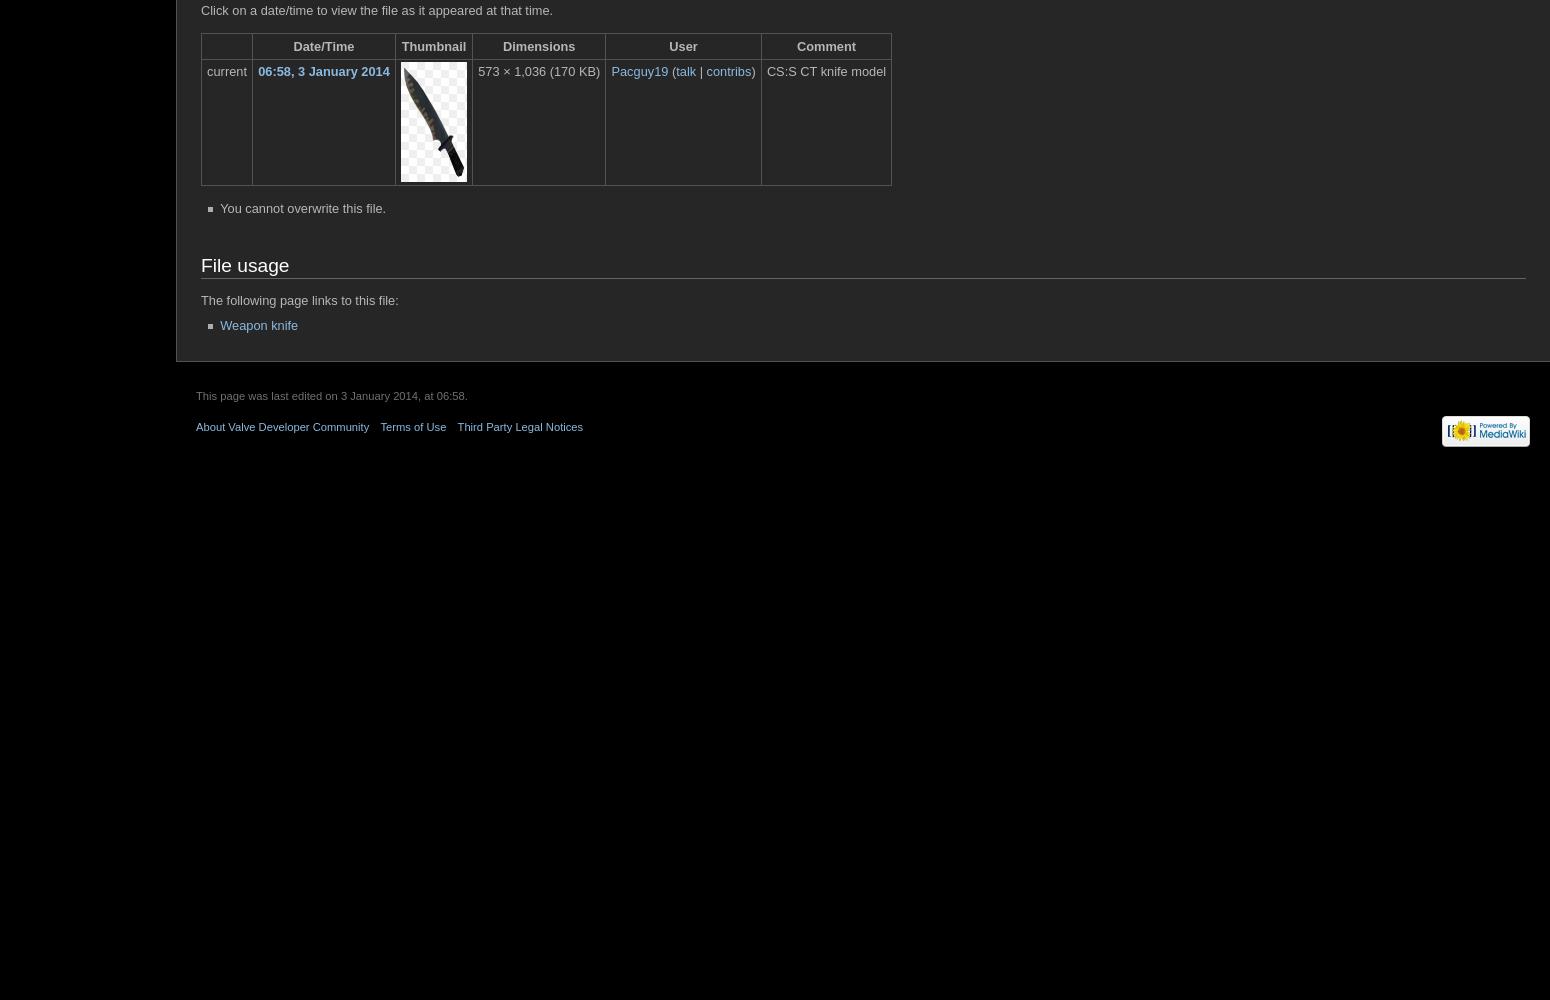 The width and height of the screenshot is (1550, 1000). What do you see at coordinates (322, 45) in the screenshot?
I see `'Date/Time'` at bounding box center [322, 45].